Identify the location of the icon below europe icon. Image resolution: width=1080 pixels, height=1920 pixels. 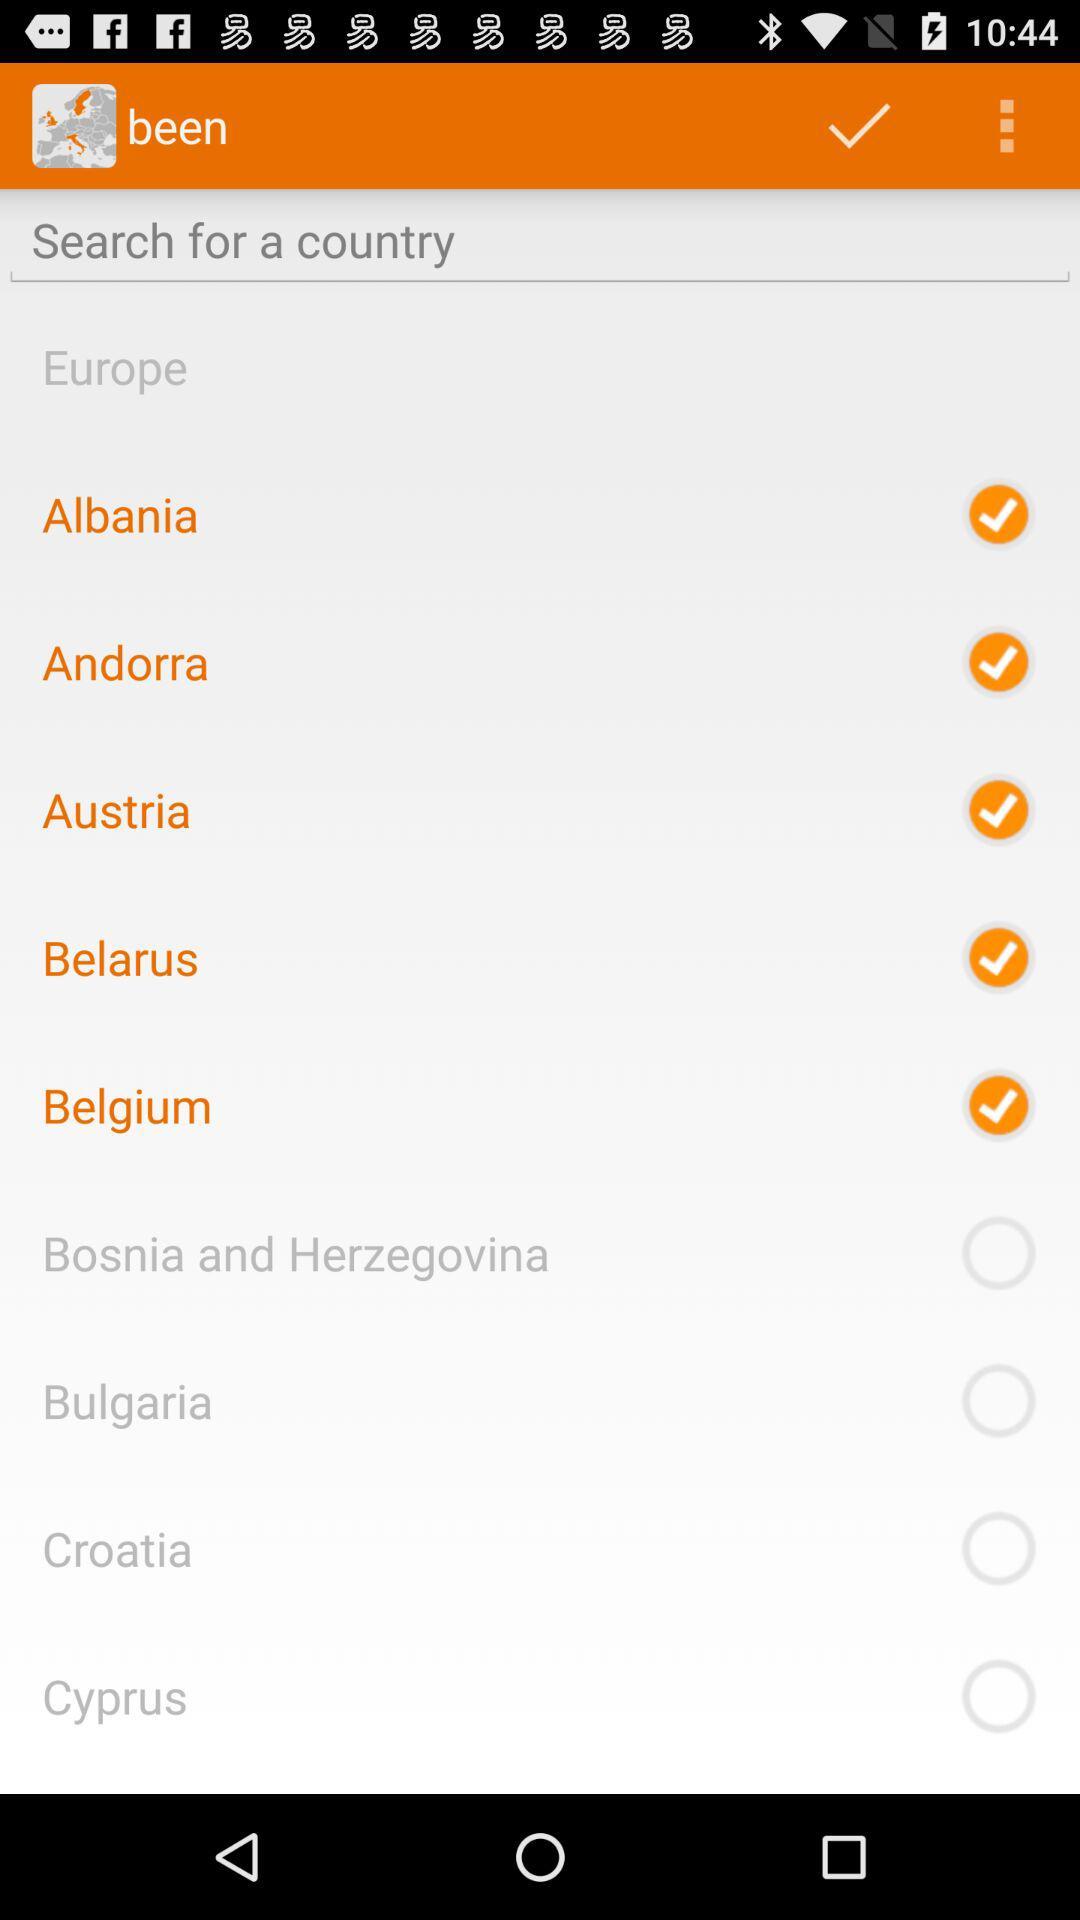
(120, 514).